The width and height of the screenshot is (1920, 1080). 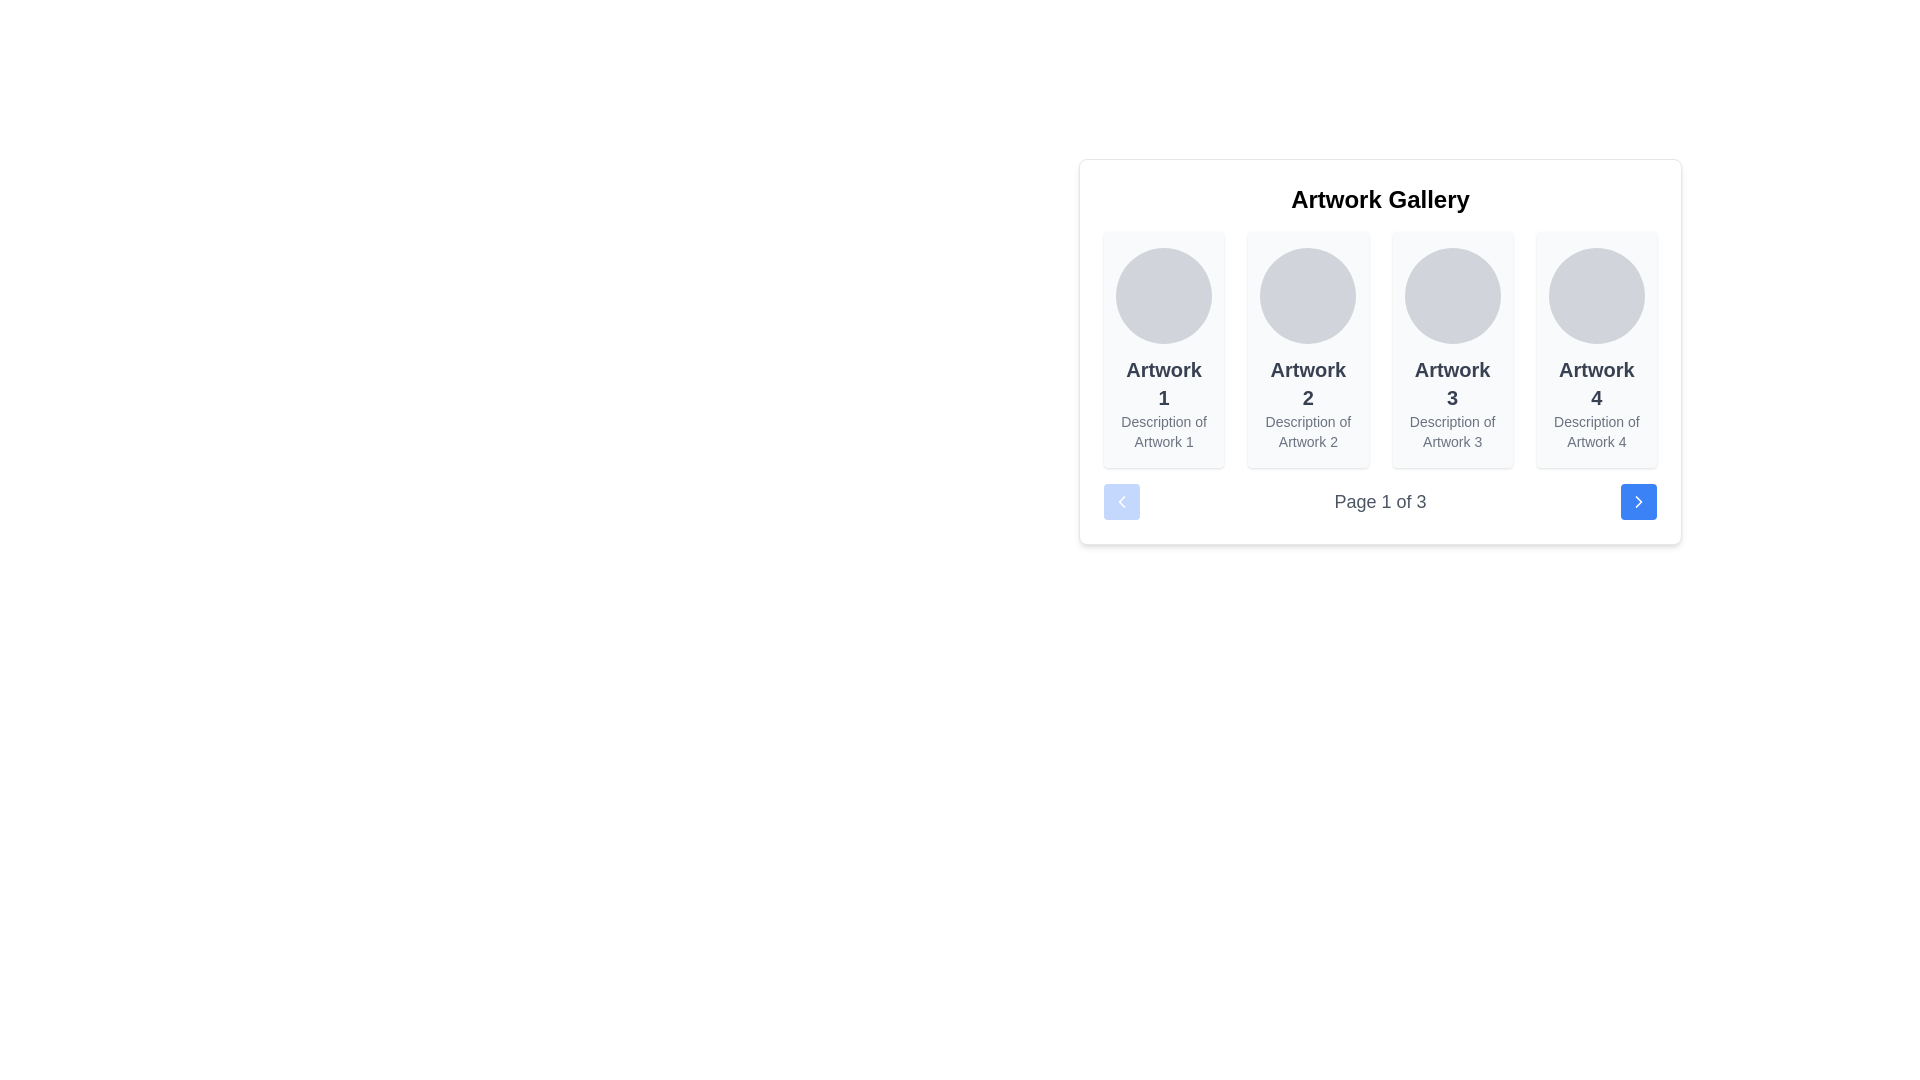 What do you see at coordinates (1595, 349) in the screenshot?
I see `the information on the informational card titled 'Artwork 4', which is the fourth card in a grid layout, featuring a circular placeholder image, a bold title, and a brief description` at bounding box center [1595, 349].